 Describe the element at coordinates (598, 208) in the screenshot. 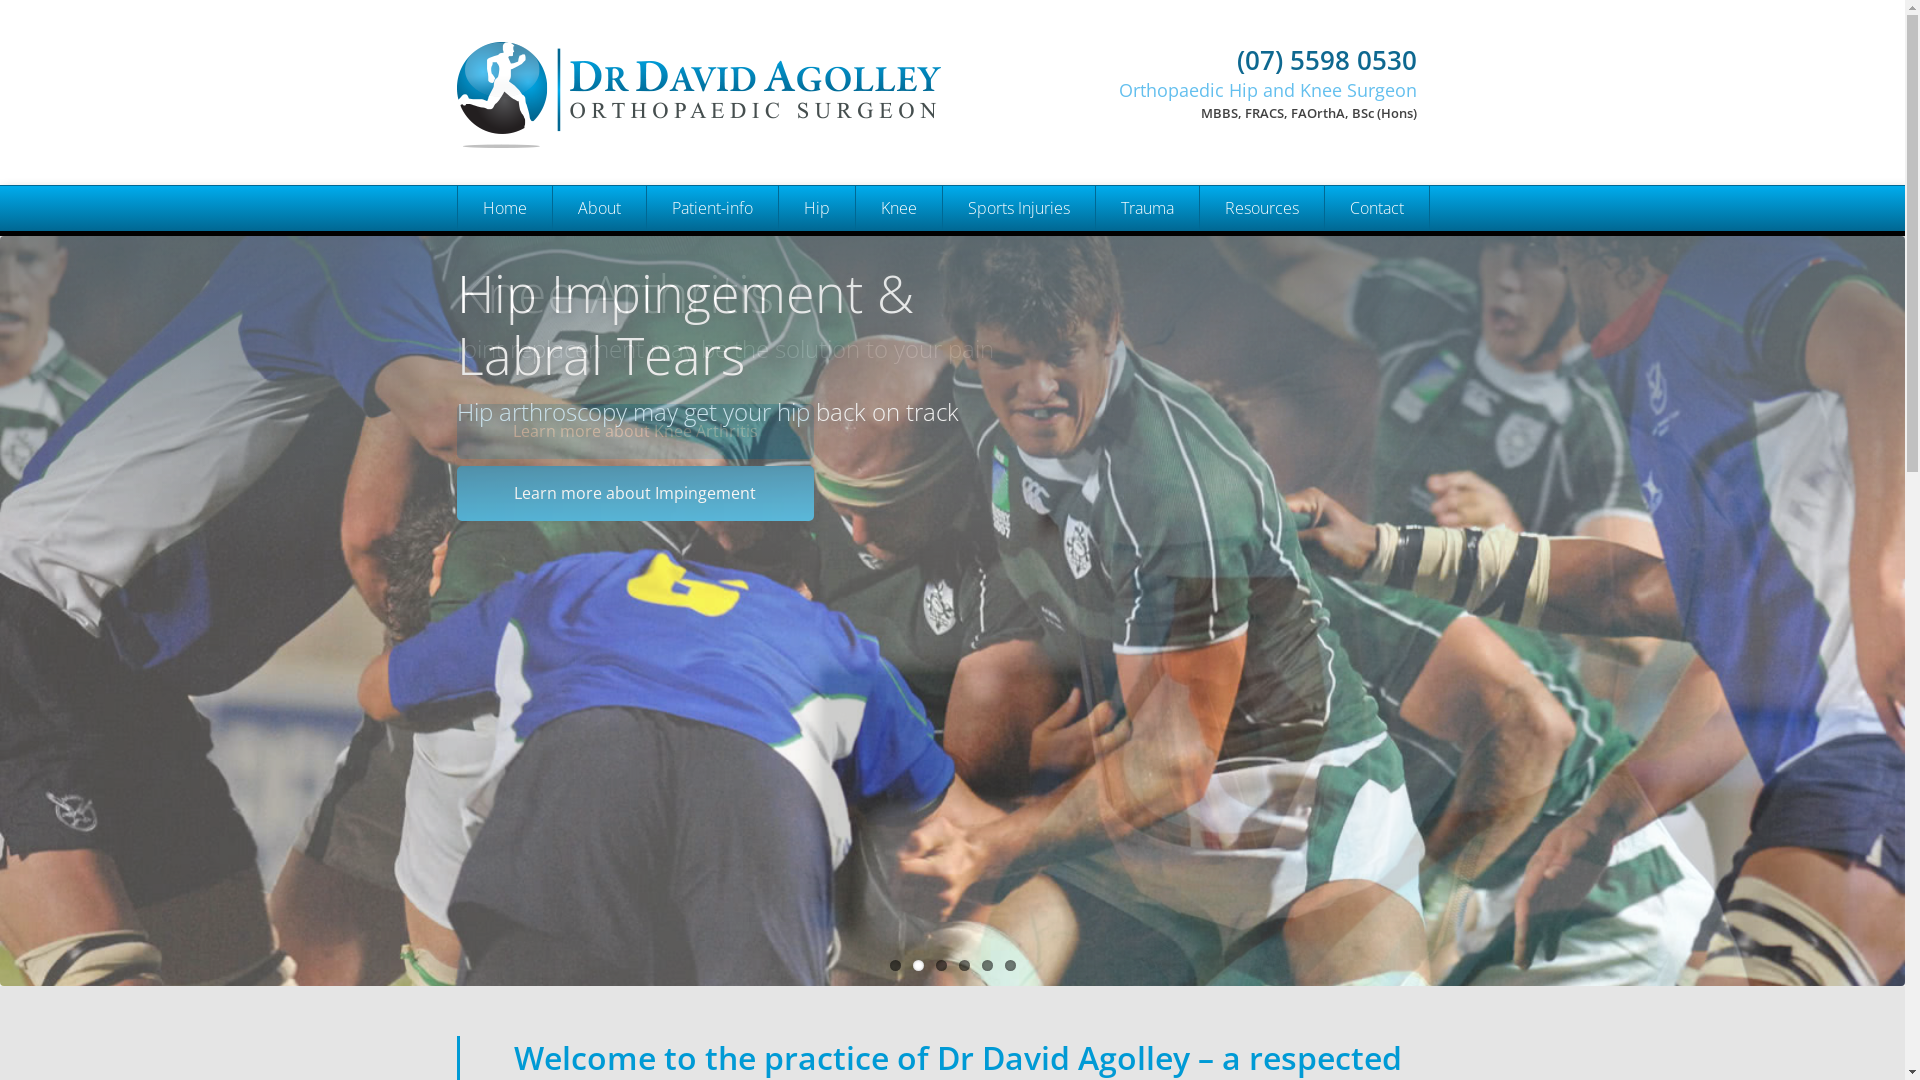

I see `'About'` at that location.